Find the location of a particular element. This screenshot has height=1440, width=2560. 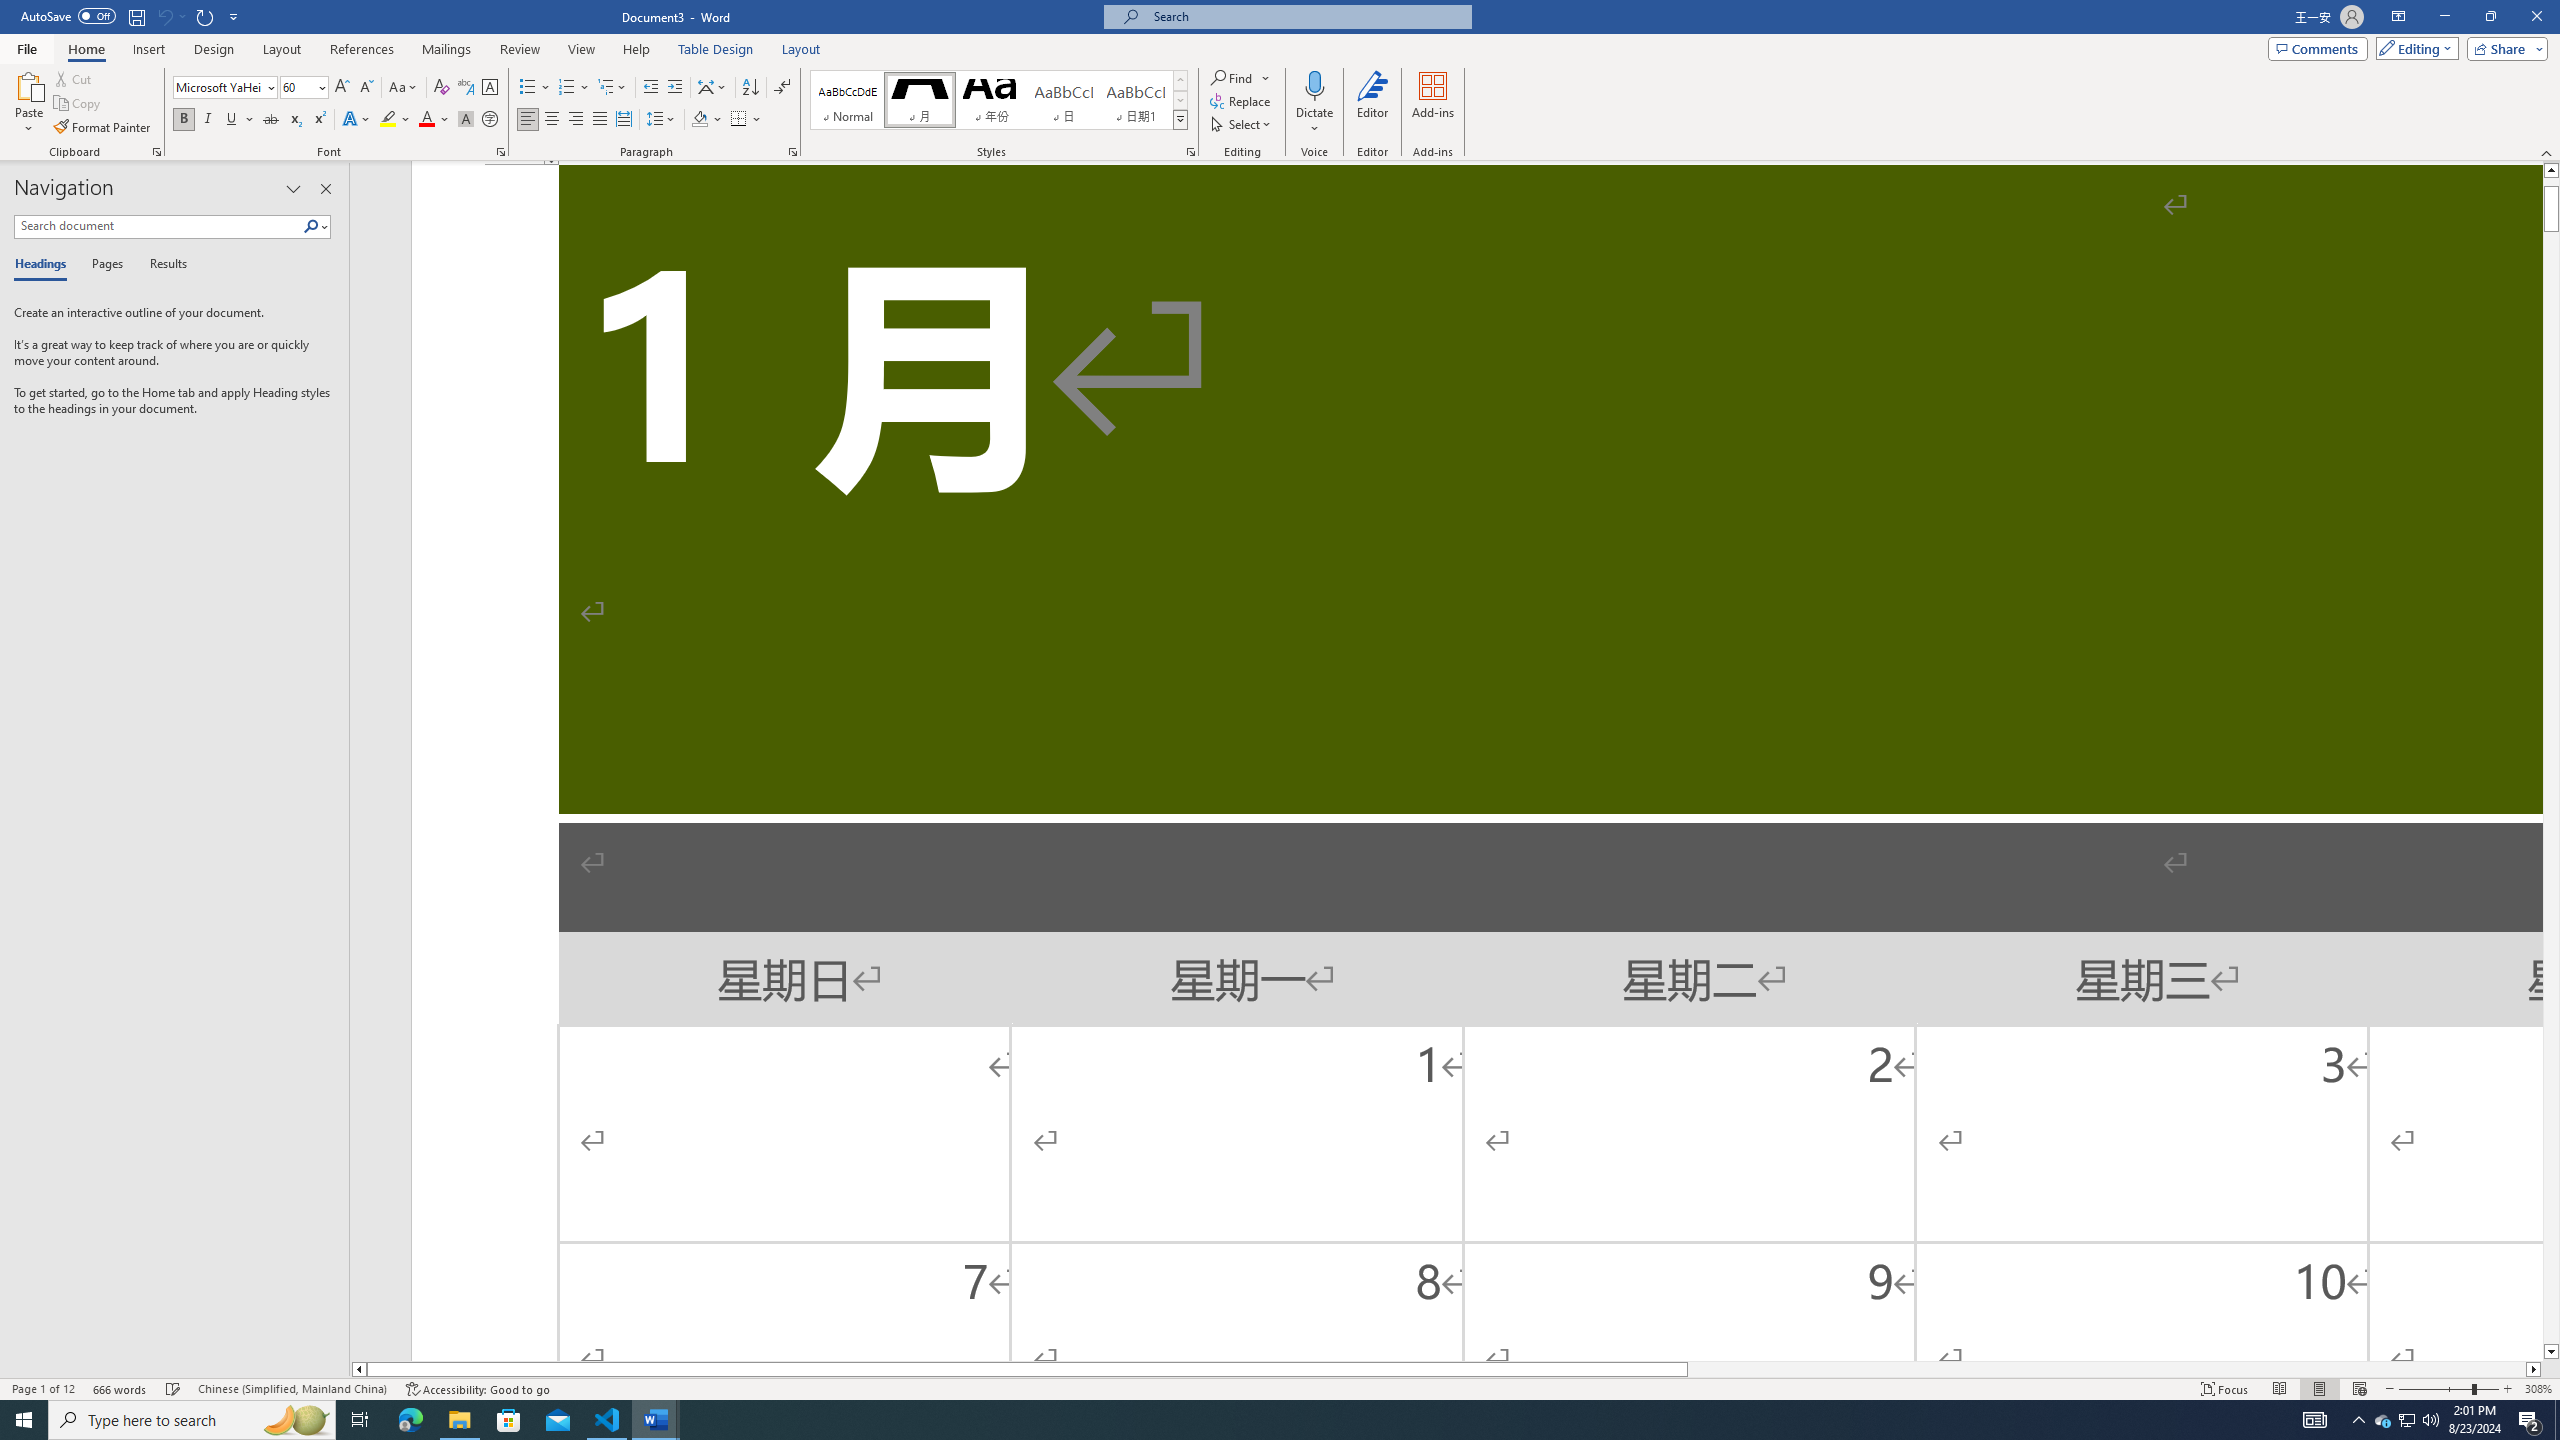

'AutomationID: QuickStylesGallery' is located at coordinates (998, 99).